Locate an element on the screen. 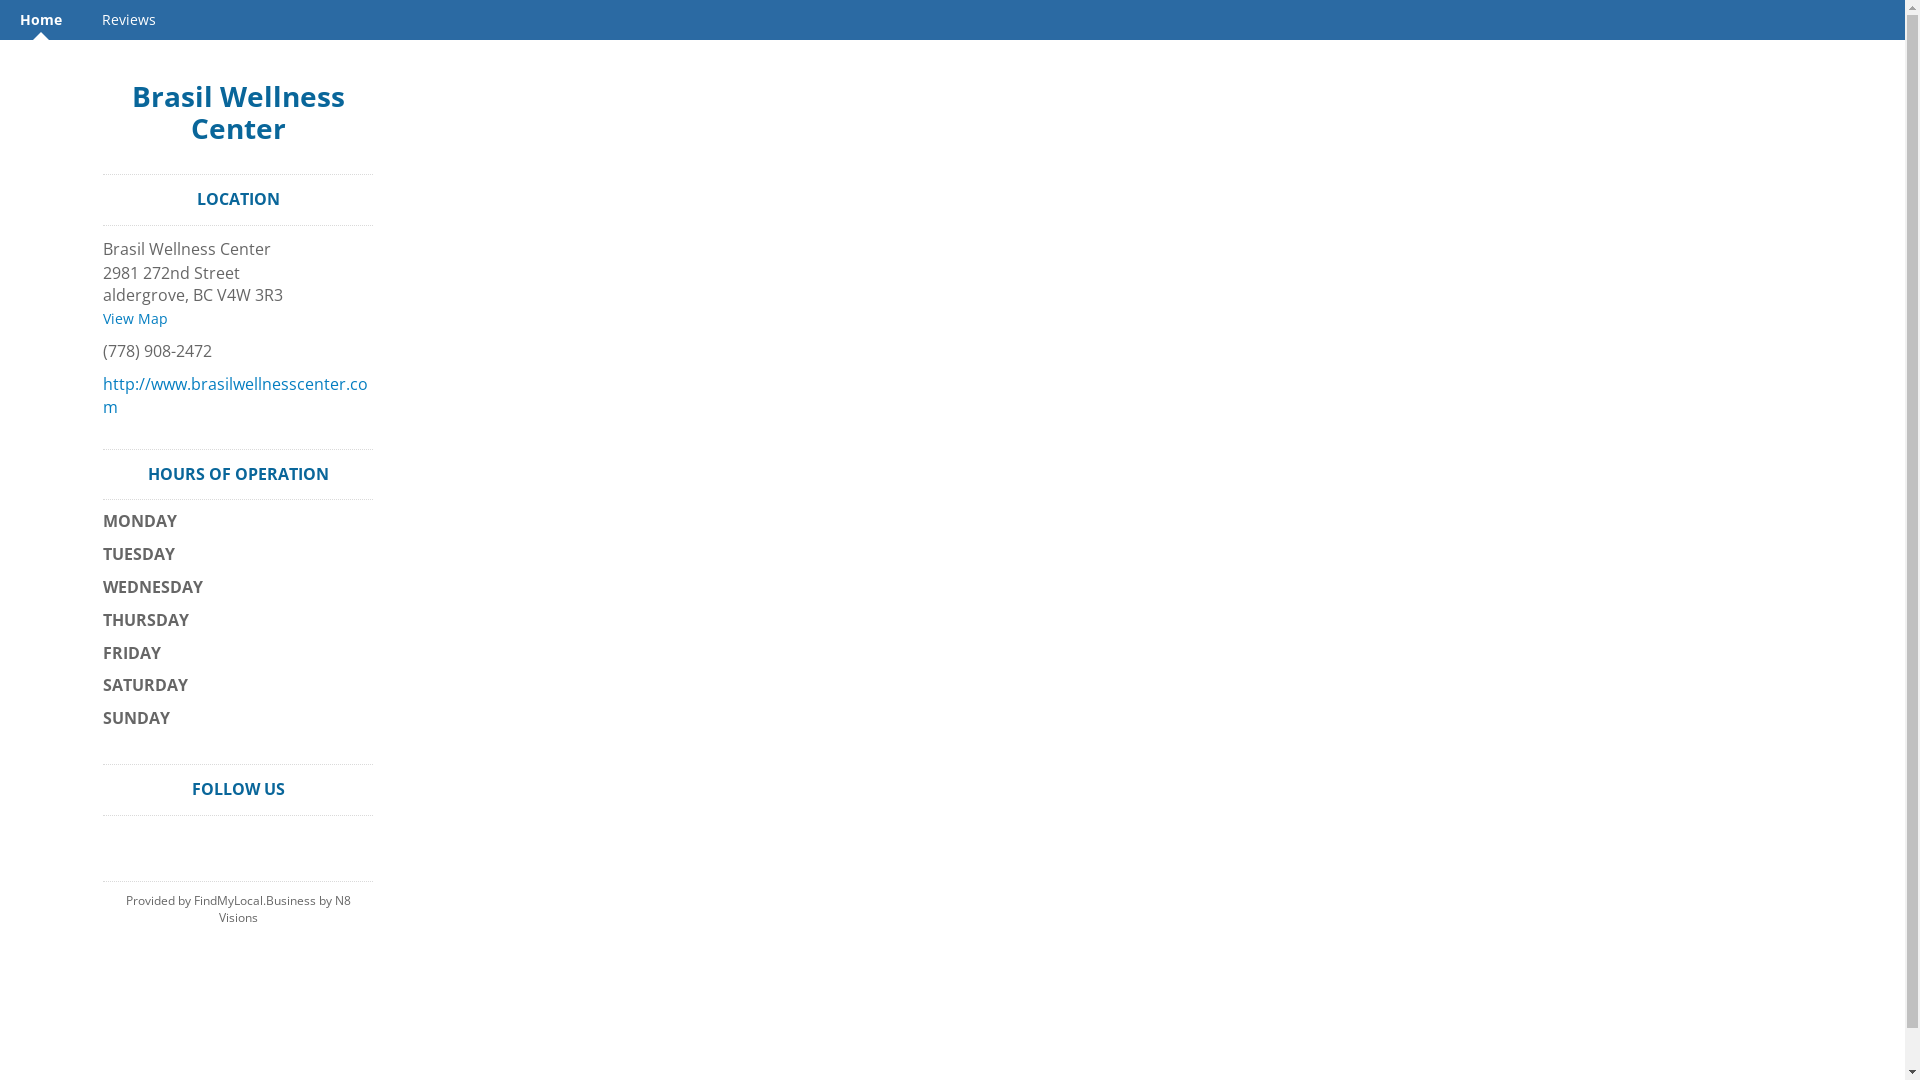 The width and height of the screenshot is (1920, 1080). 'Brasil Wellness Center' is located at coordinates (131, 111).